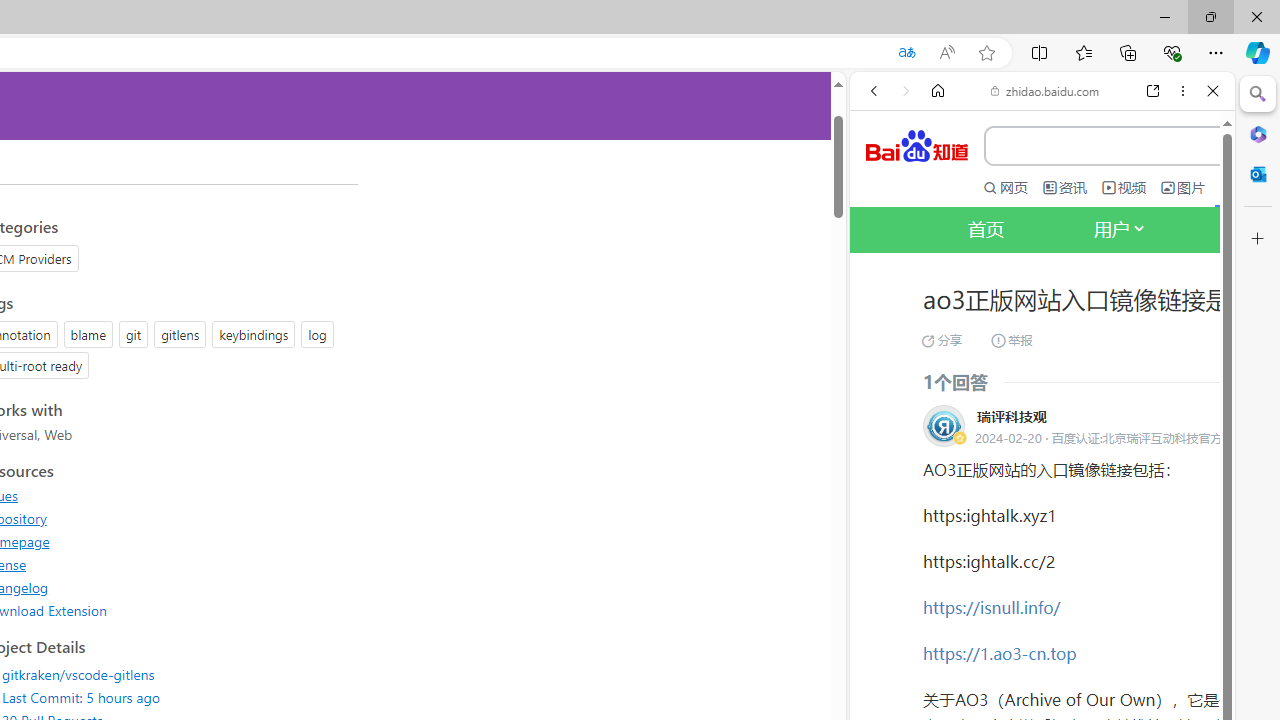 The image size is (1280, 720). What do you see at coordinates (1257, 173) in the screenshot?
I see `'Outlook'` at bounding box center [1257, 173].